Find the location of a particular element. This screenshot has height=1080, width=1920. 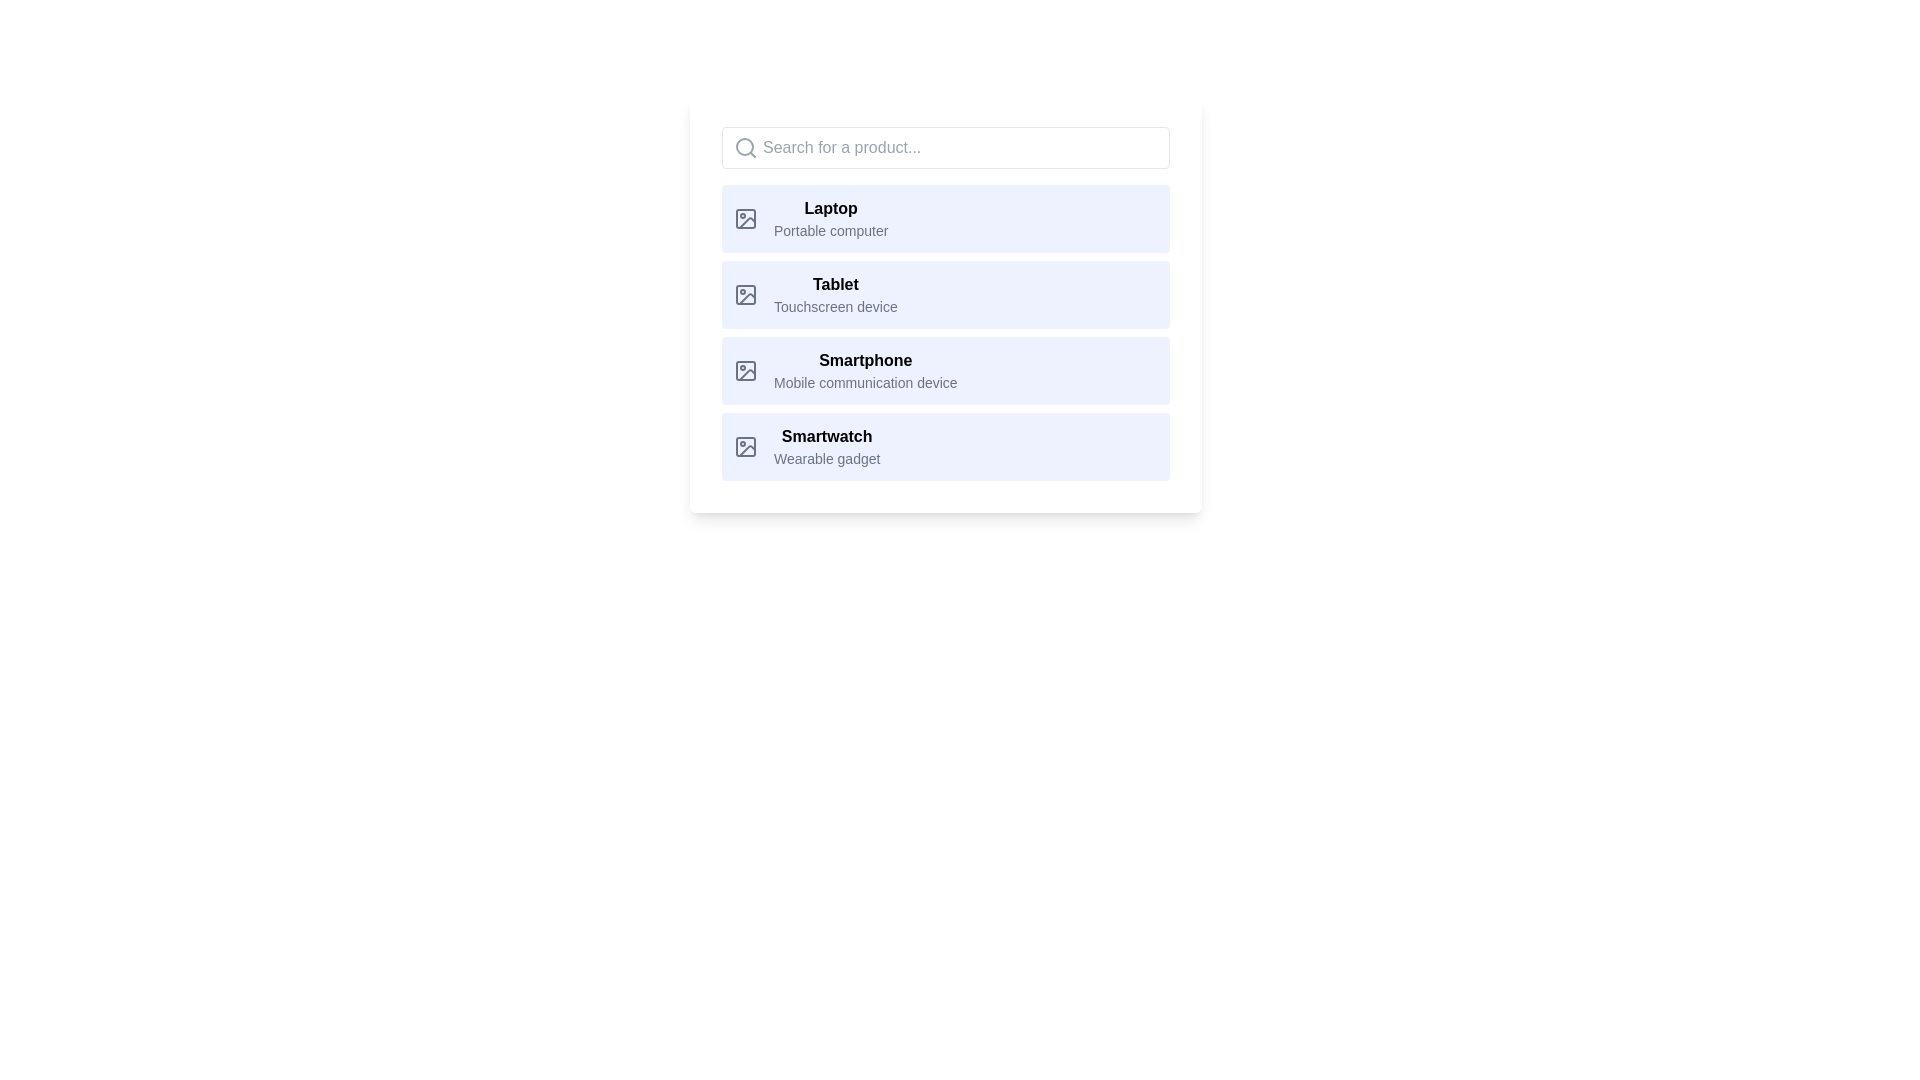

the magnifying glass icon that signifies search operations, located to the left of the text input field is located at coordinates (744, 146).